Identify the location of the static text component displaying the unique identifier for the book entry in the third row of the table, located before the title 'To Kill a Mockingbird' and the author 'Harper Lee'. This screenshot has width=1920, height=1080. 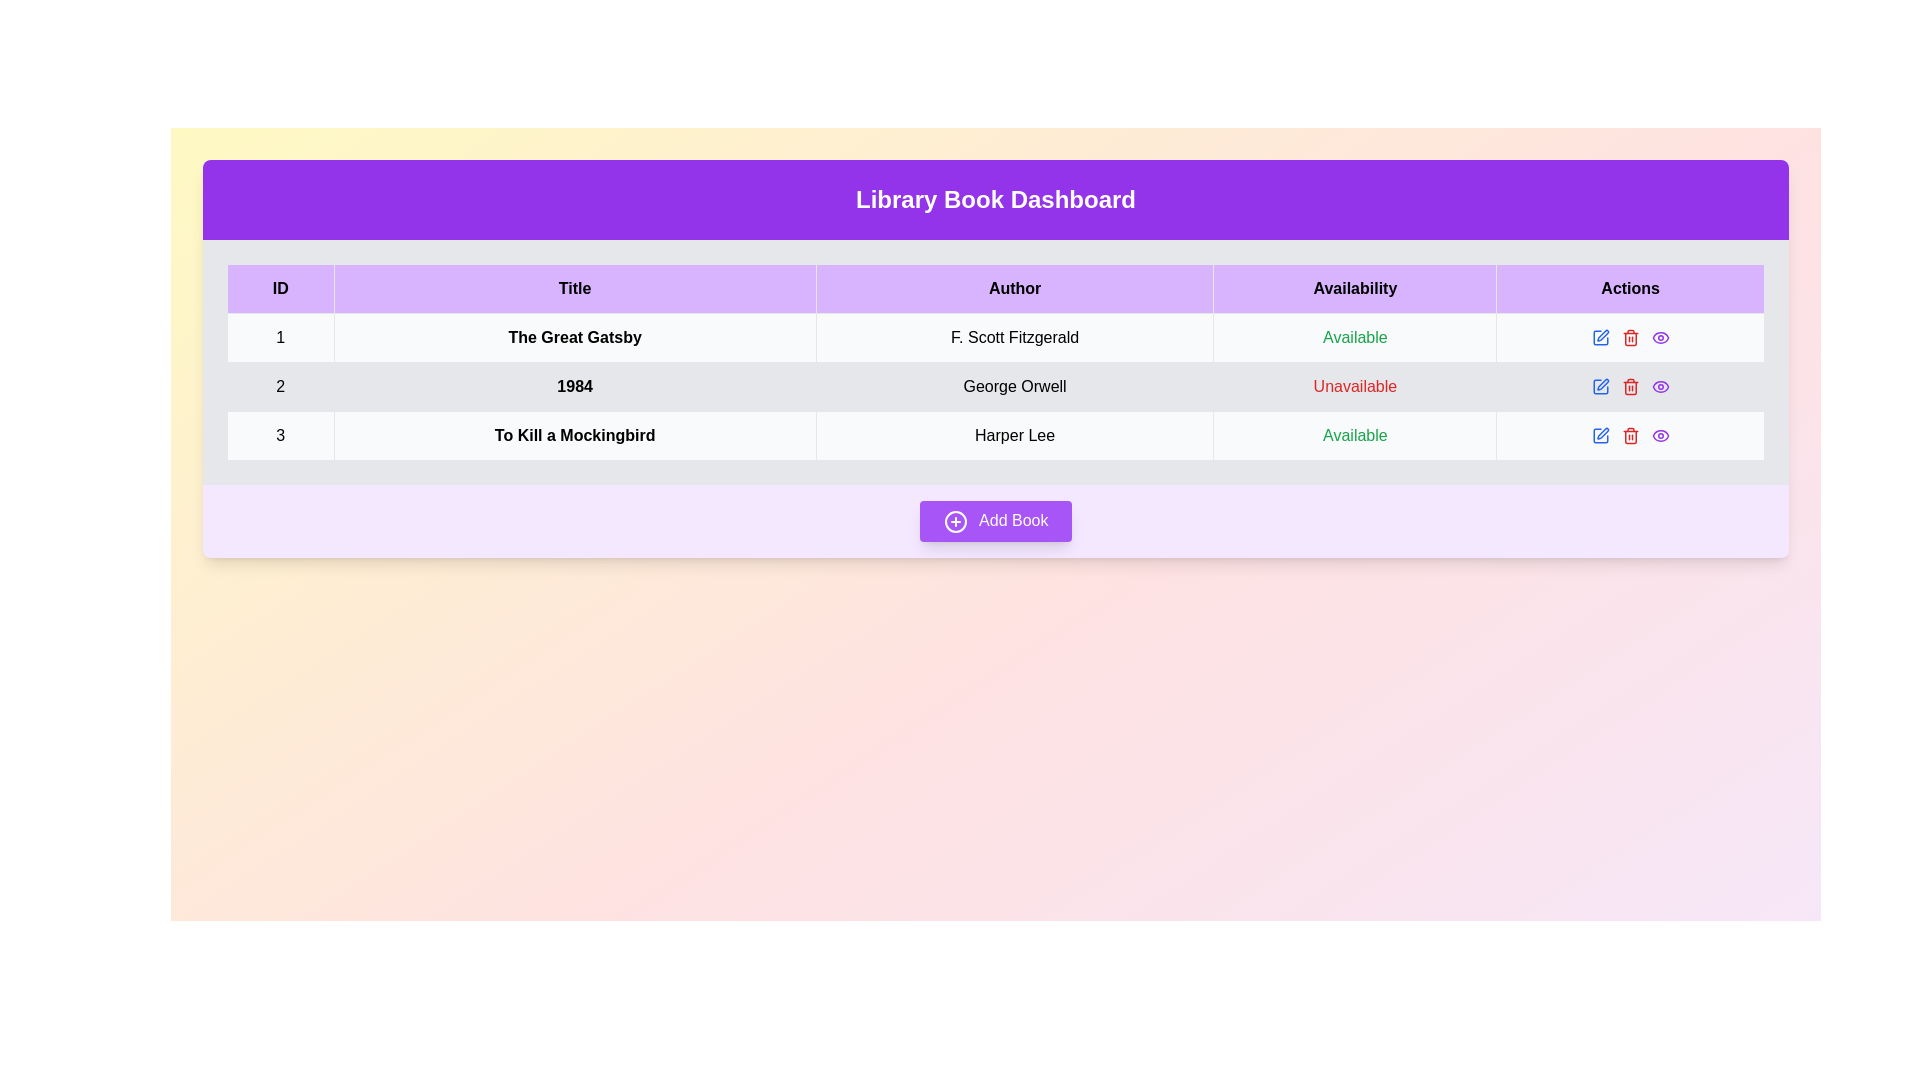
(279, 434).